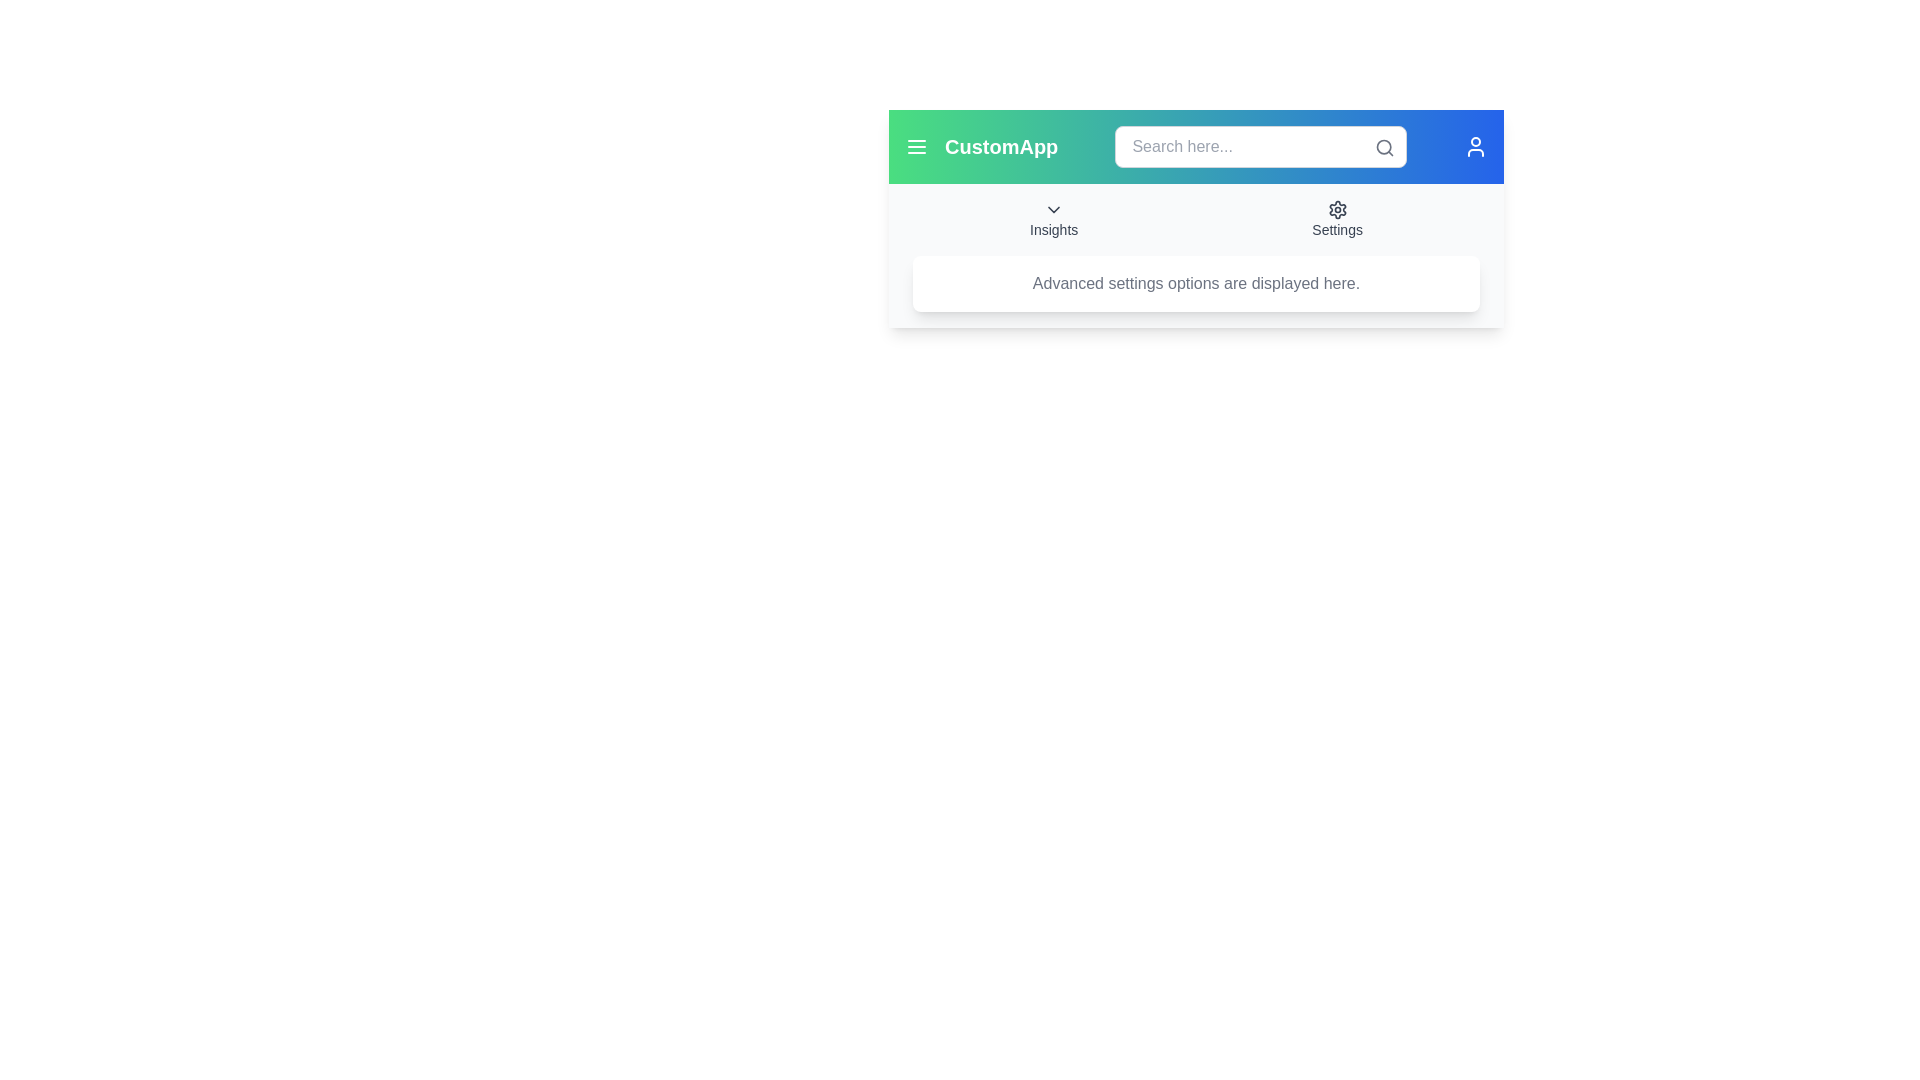 The image size is (1920, 1080). I want to click on the 'Insights' text label, which is a gray text label positioned in the center of the application header, below a downward-pointing chevron icon and aligned with other header text, so click(1053, 229).